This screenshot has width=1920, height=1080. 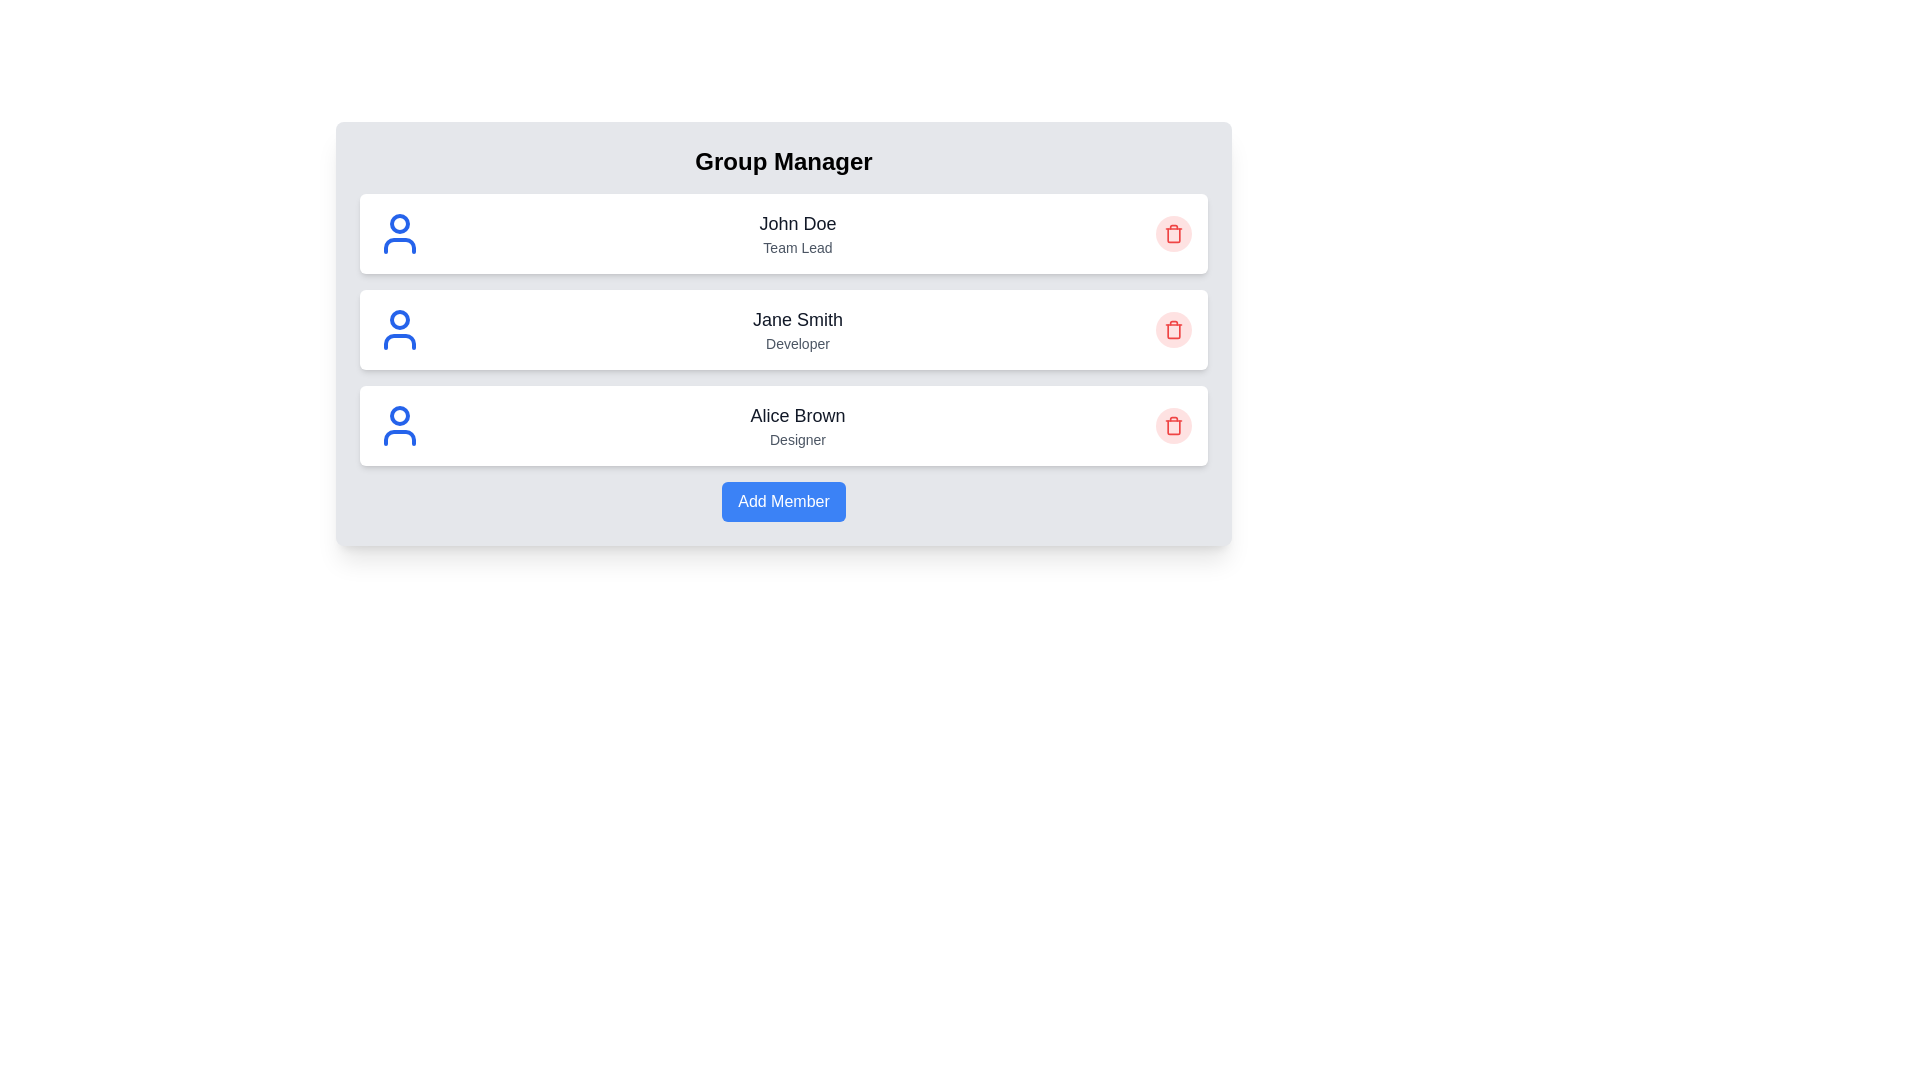 I want to click on the lower half of the SVG-based user icon representing the avatar of 'John Doe', located in the top entry of the vertical list, so click(x=399, y=245).